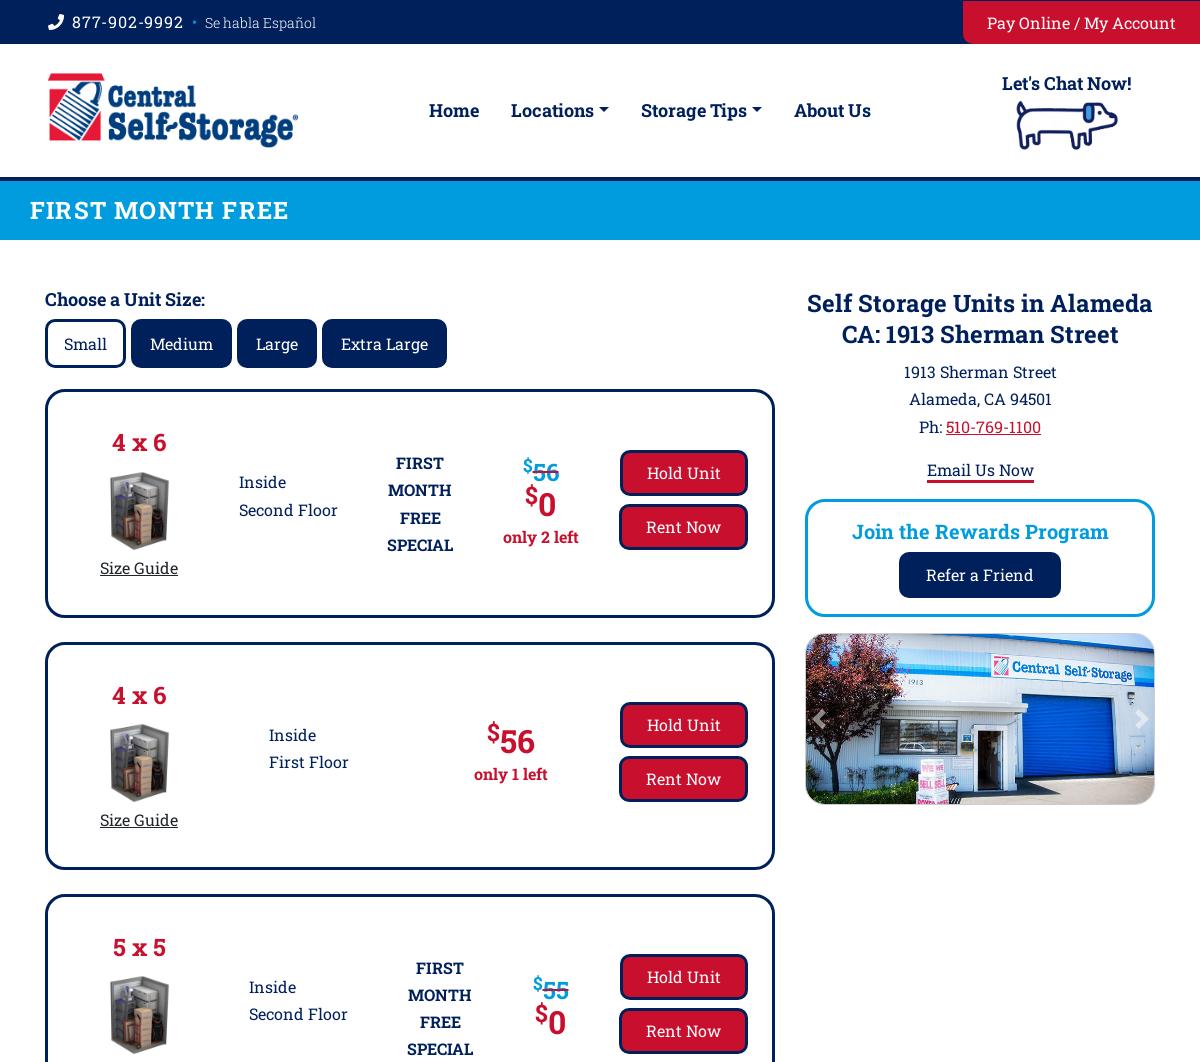  What do you see at coordinates (918, 424) in the screenshot?
I see `'Ph:'` at bounding box center [918, 424].